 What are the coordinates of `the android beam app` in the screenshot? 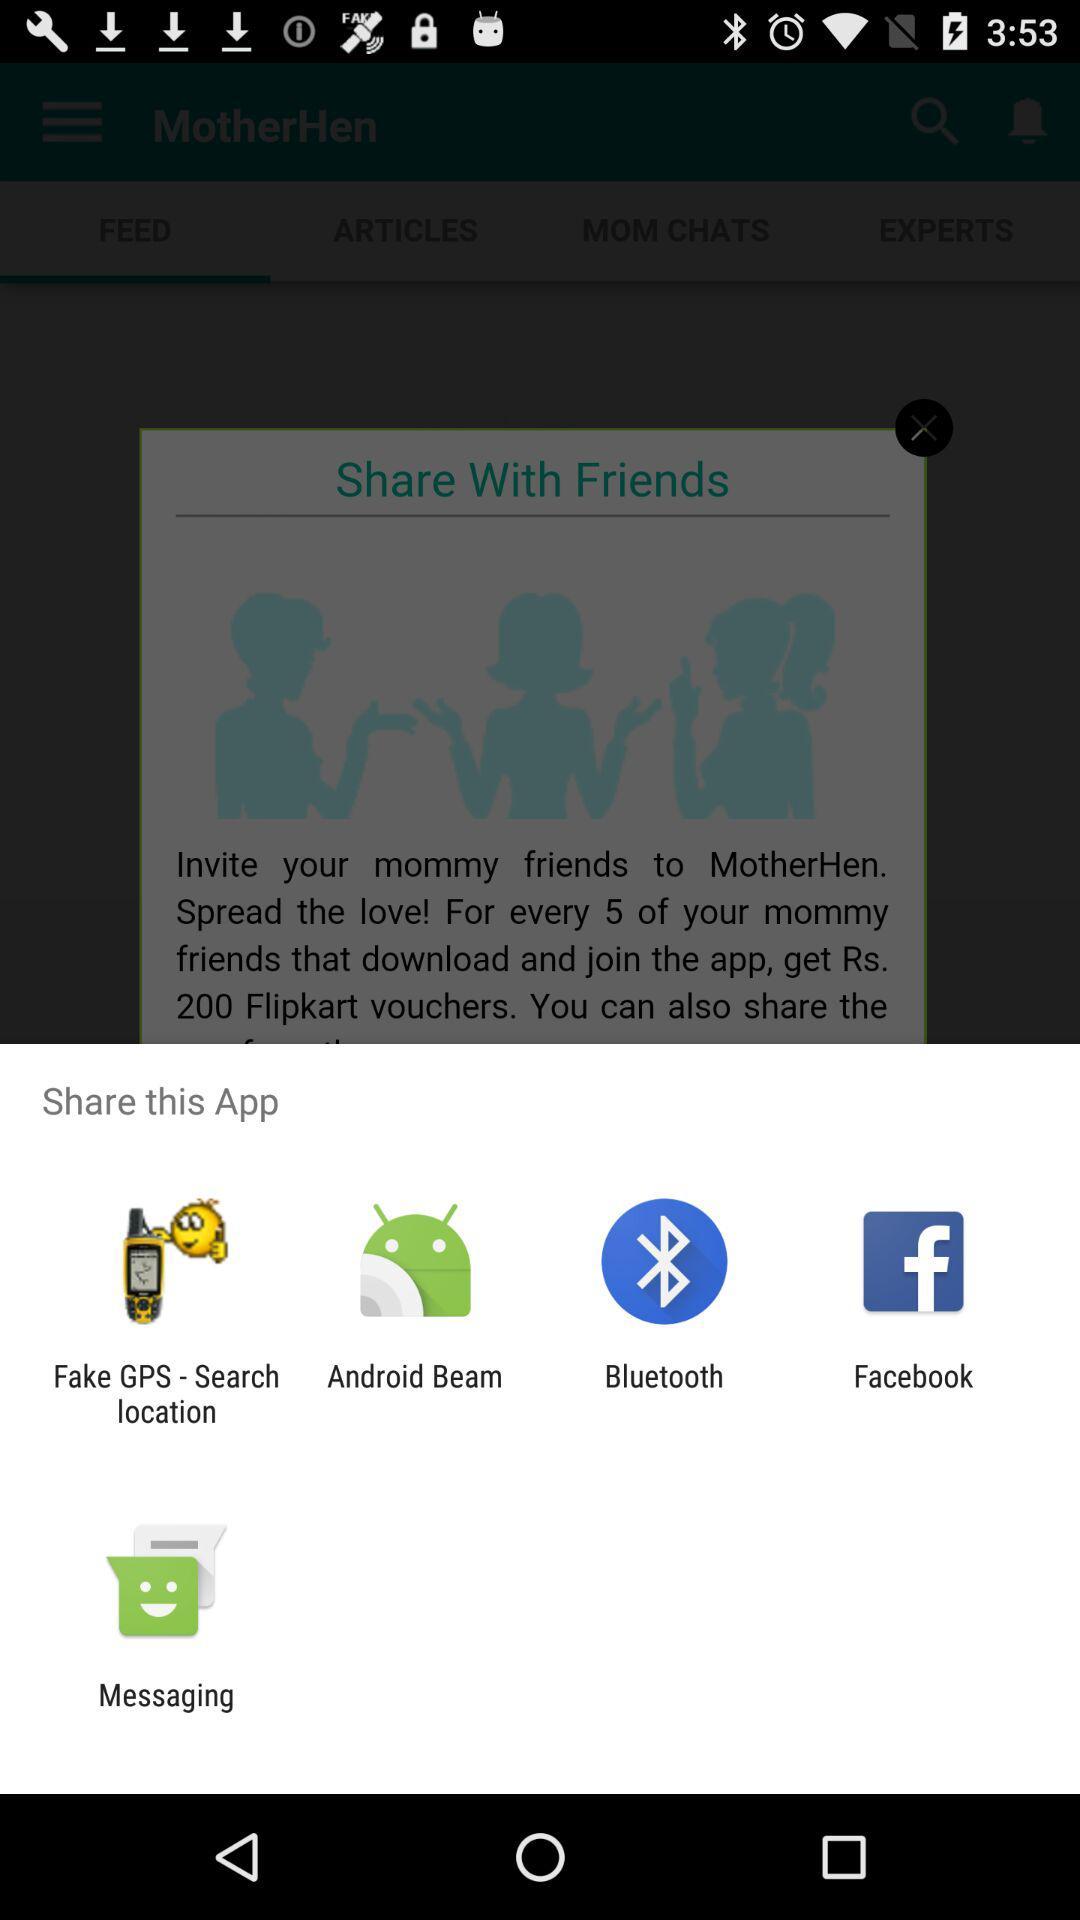 It's located at (414, 1392).